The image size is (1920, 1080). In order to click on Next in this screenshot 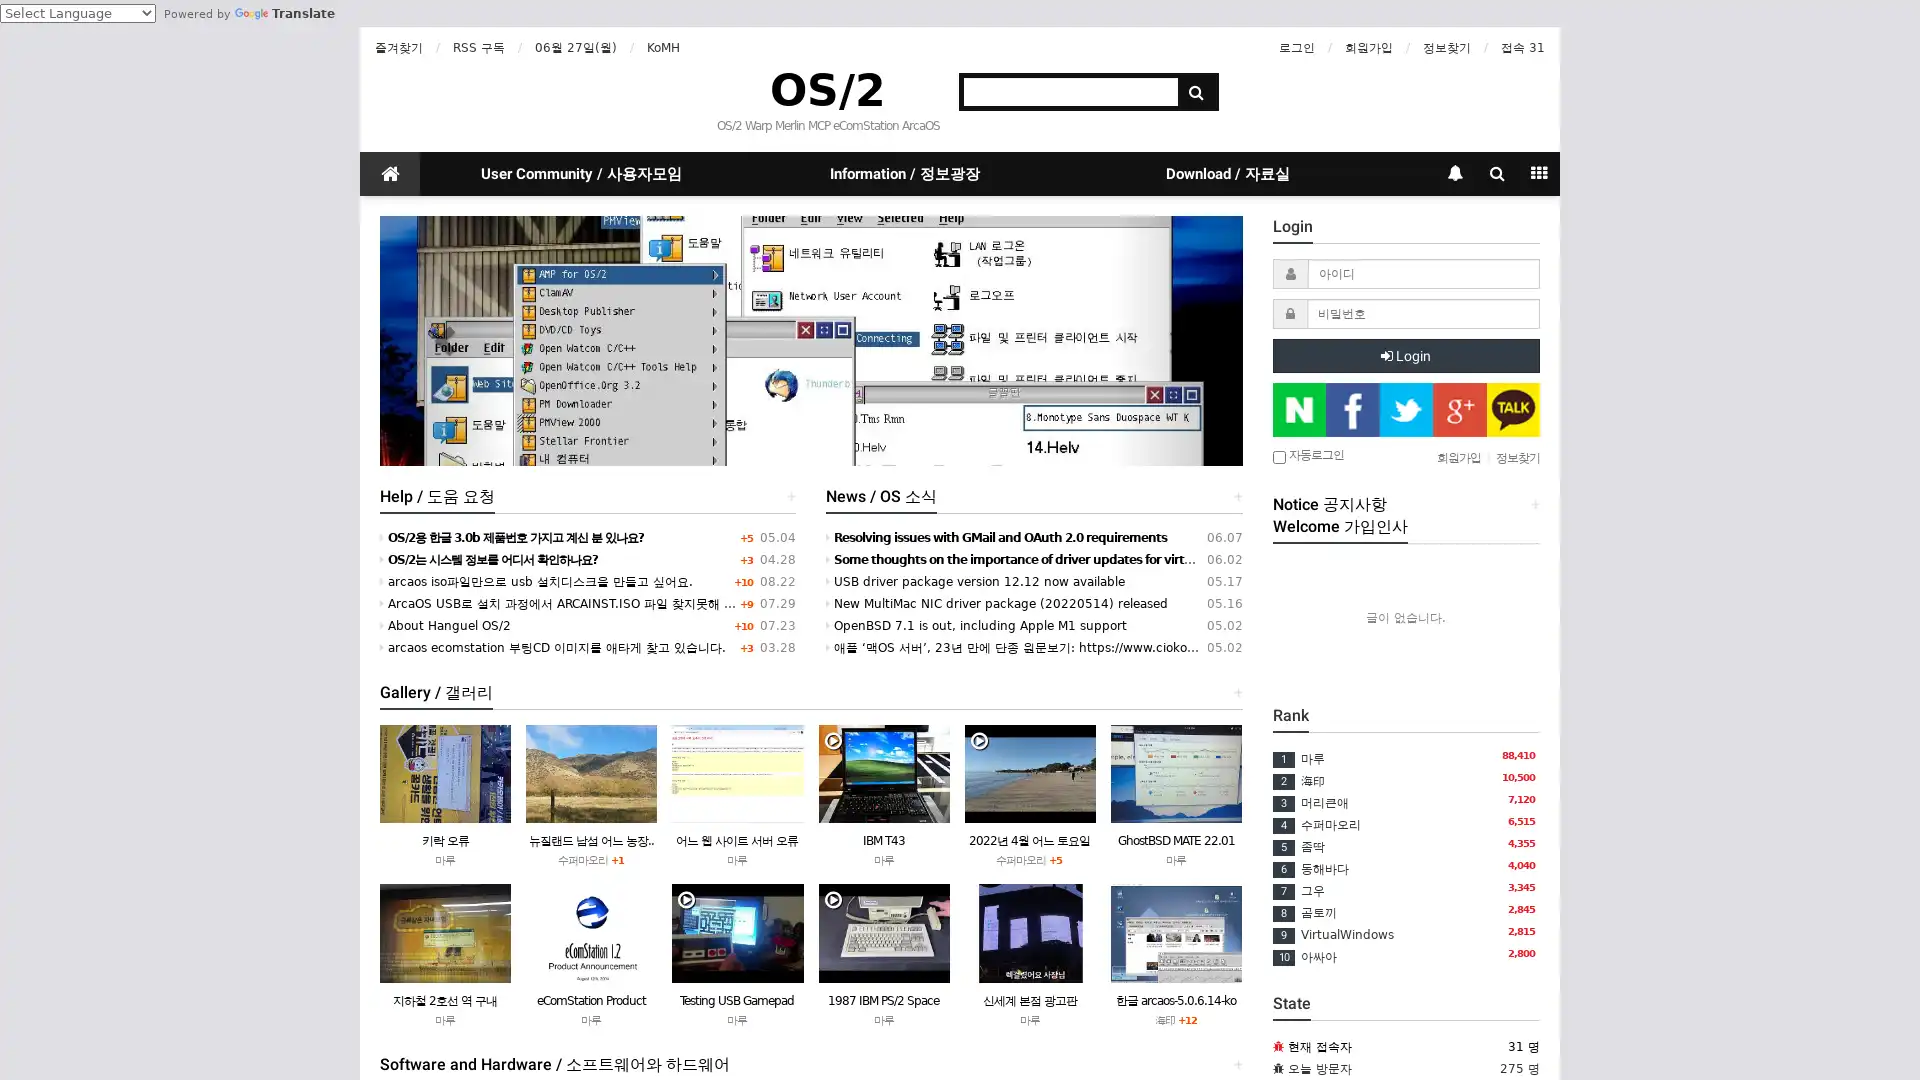, I will do `click(1177, 339)`.